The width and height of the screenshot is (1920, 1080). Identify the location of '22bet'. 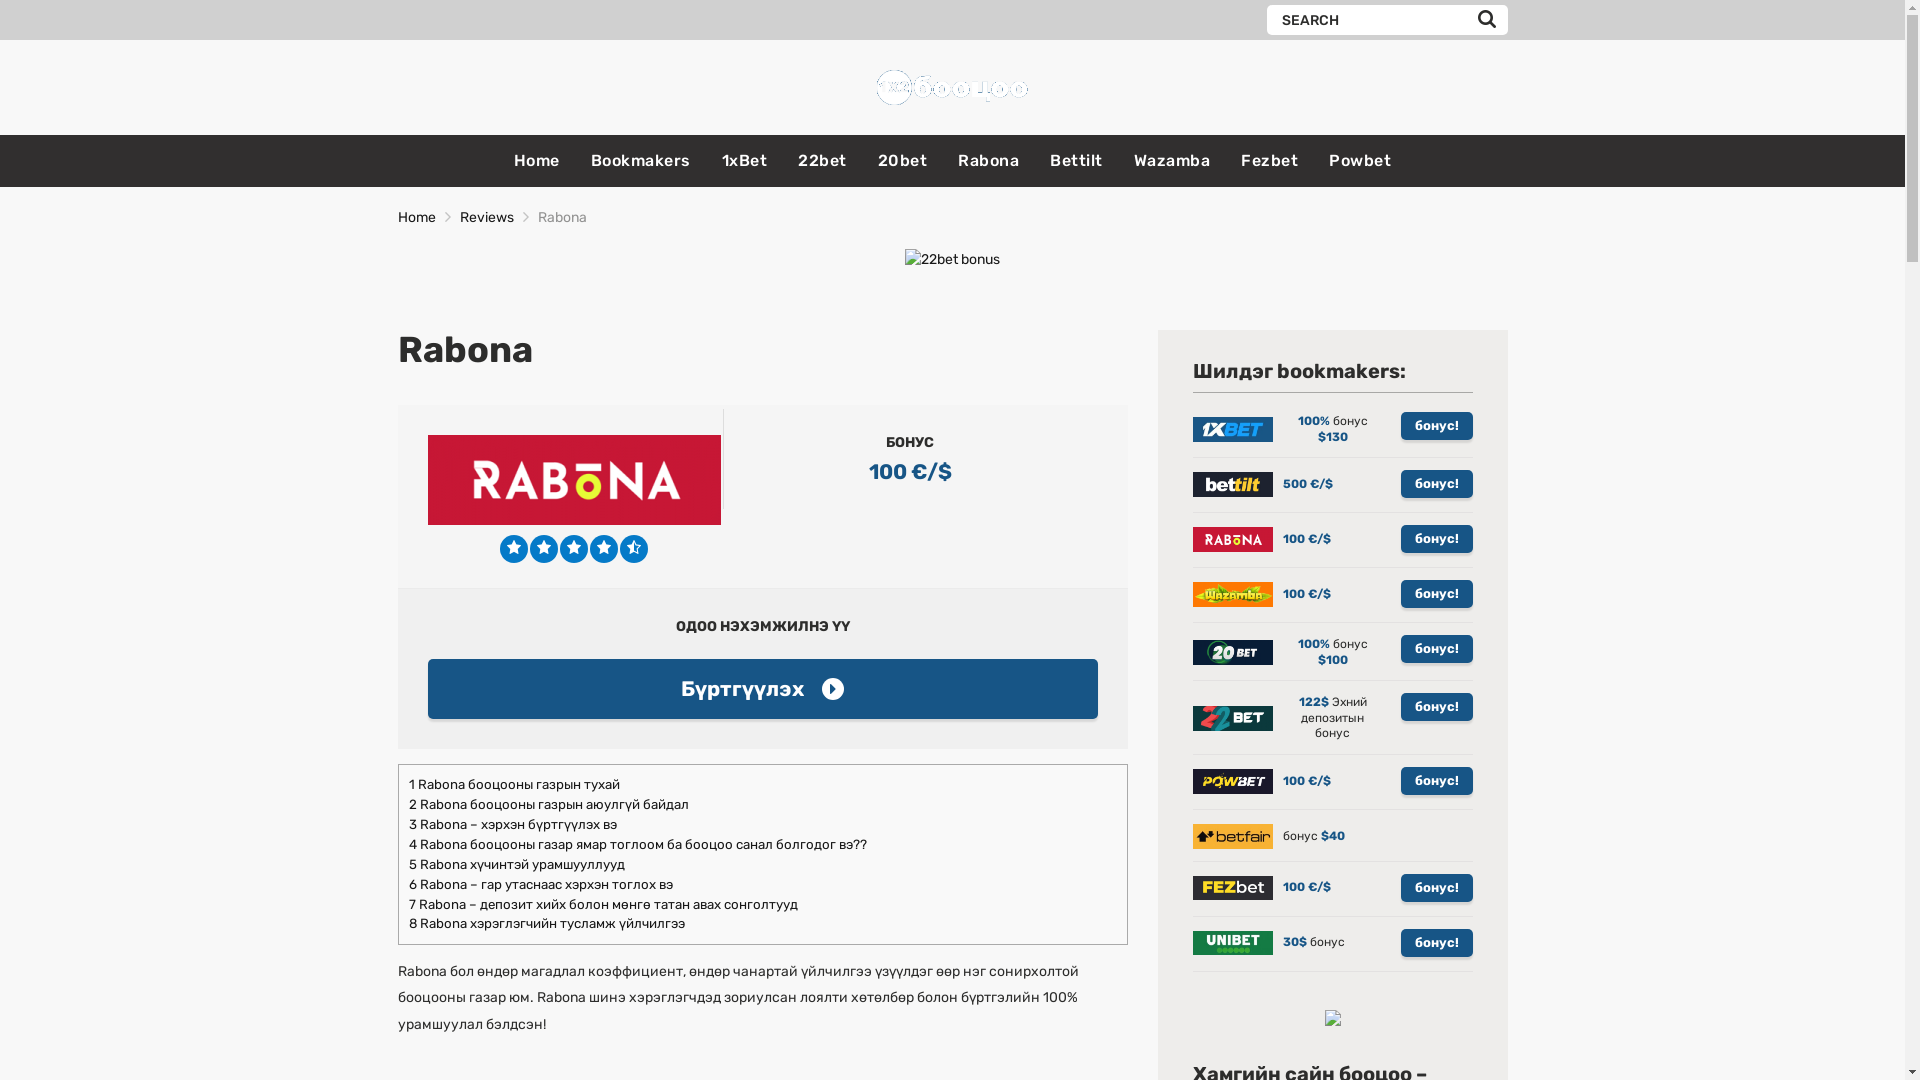
(796, 160).